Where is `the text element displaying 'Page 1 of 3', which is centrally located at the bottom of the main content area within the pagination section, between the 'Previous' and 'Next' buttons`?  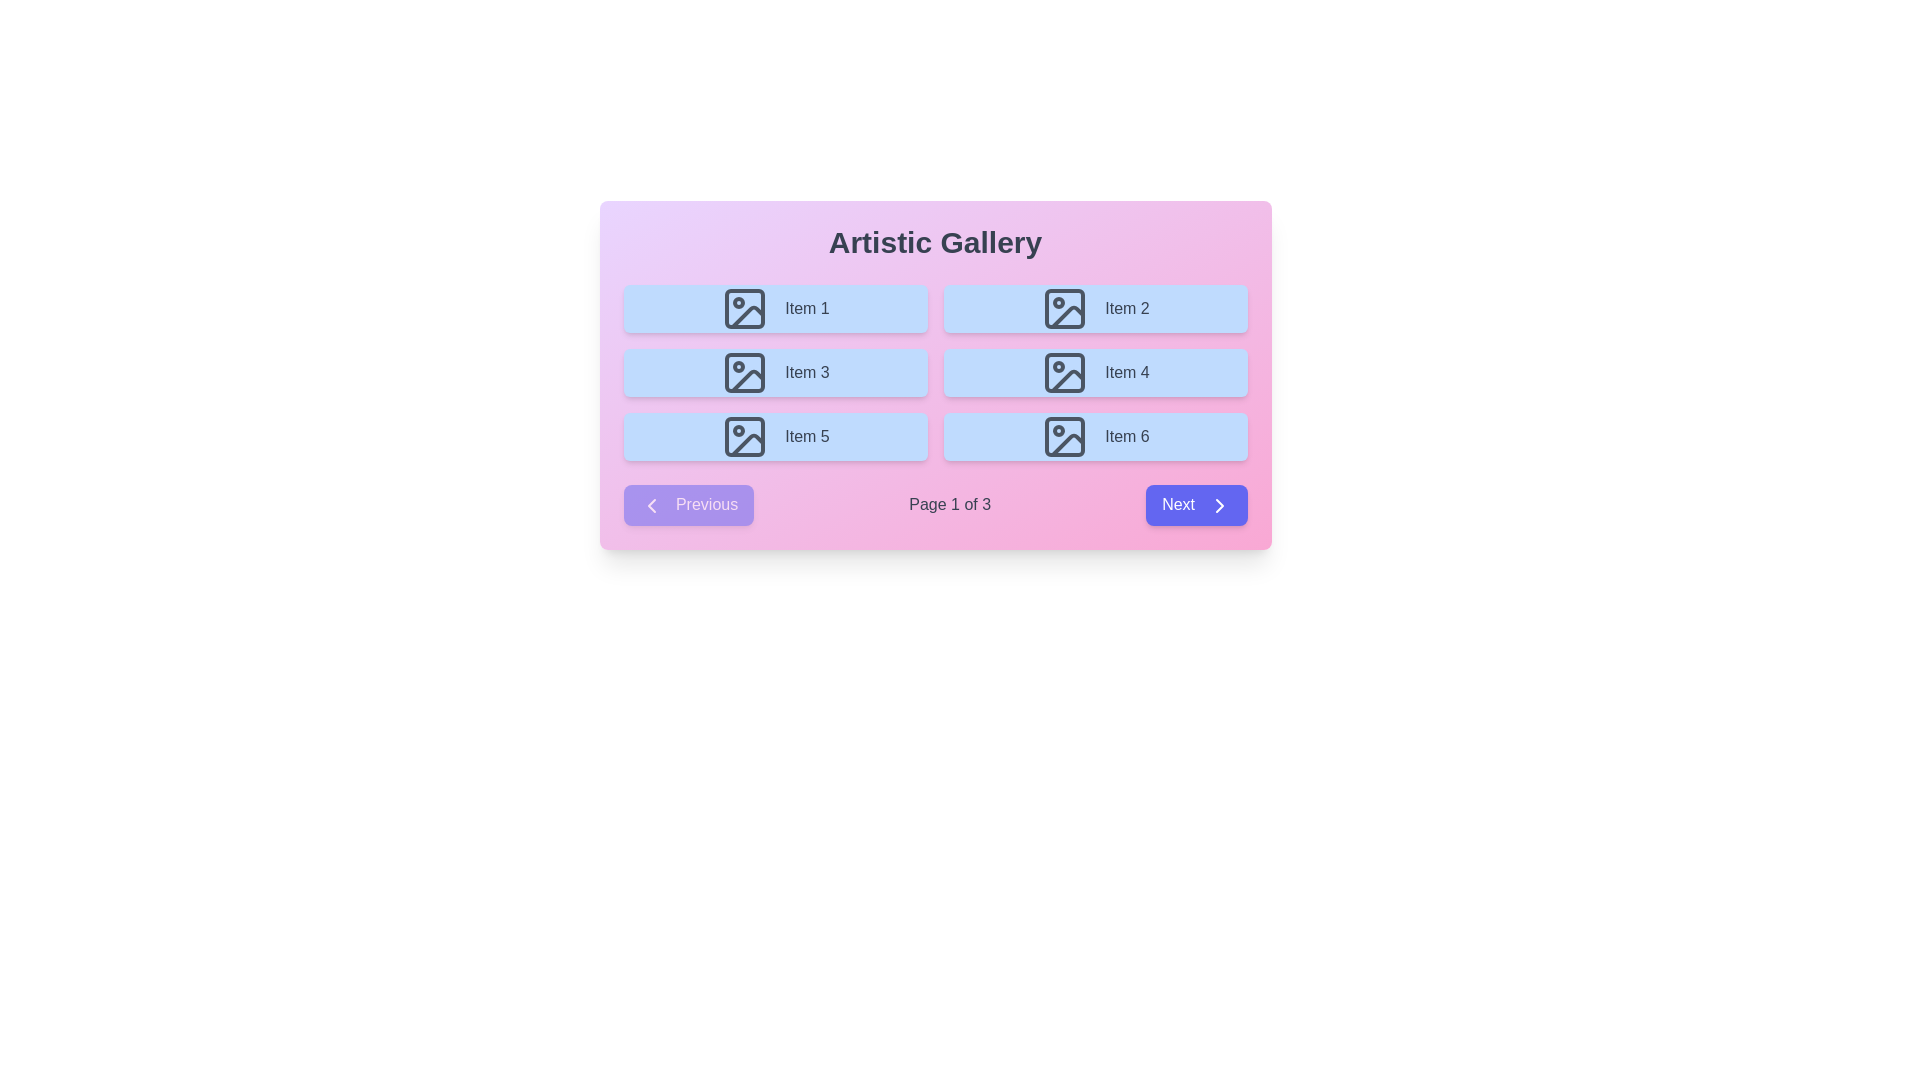 the text element displaying 'Page 1 of 3', which is centrally located at the bottom of the main content area within the pagination section, between the 'Previous' and 'Next' buttons is located at coordinates (949, 504).